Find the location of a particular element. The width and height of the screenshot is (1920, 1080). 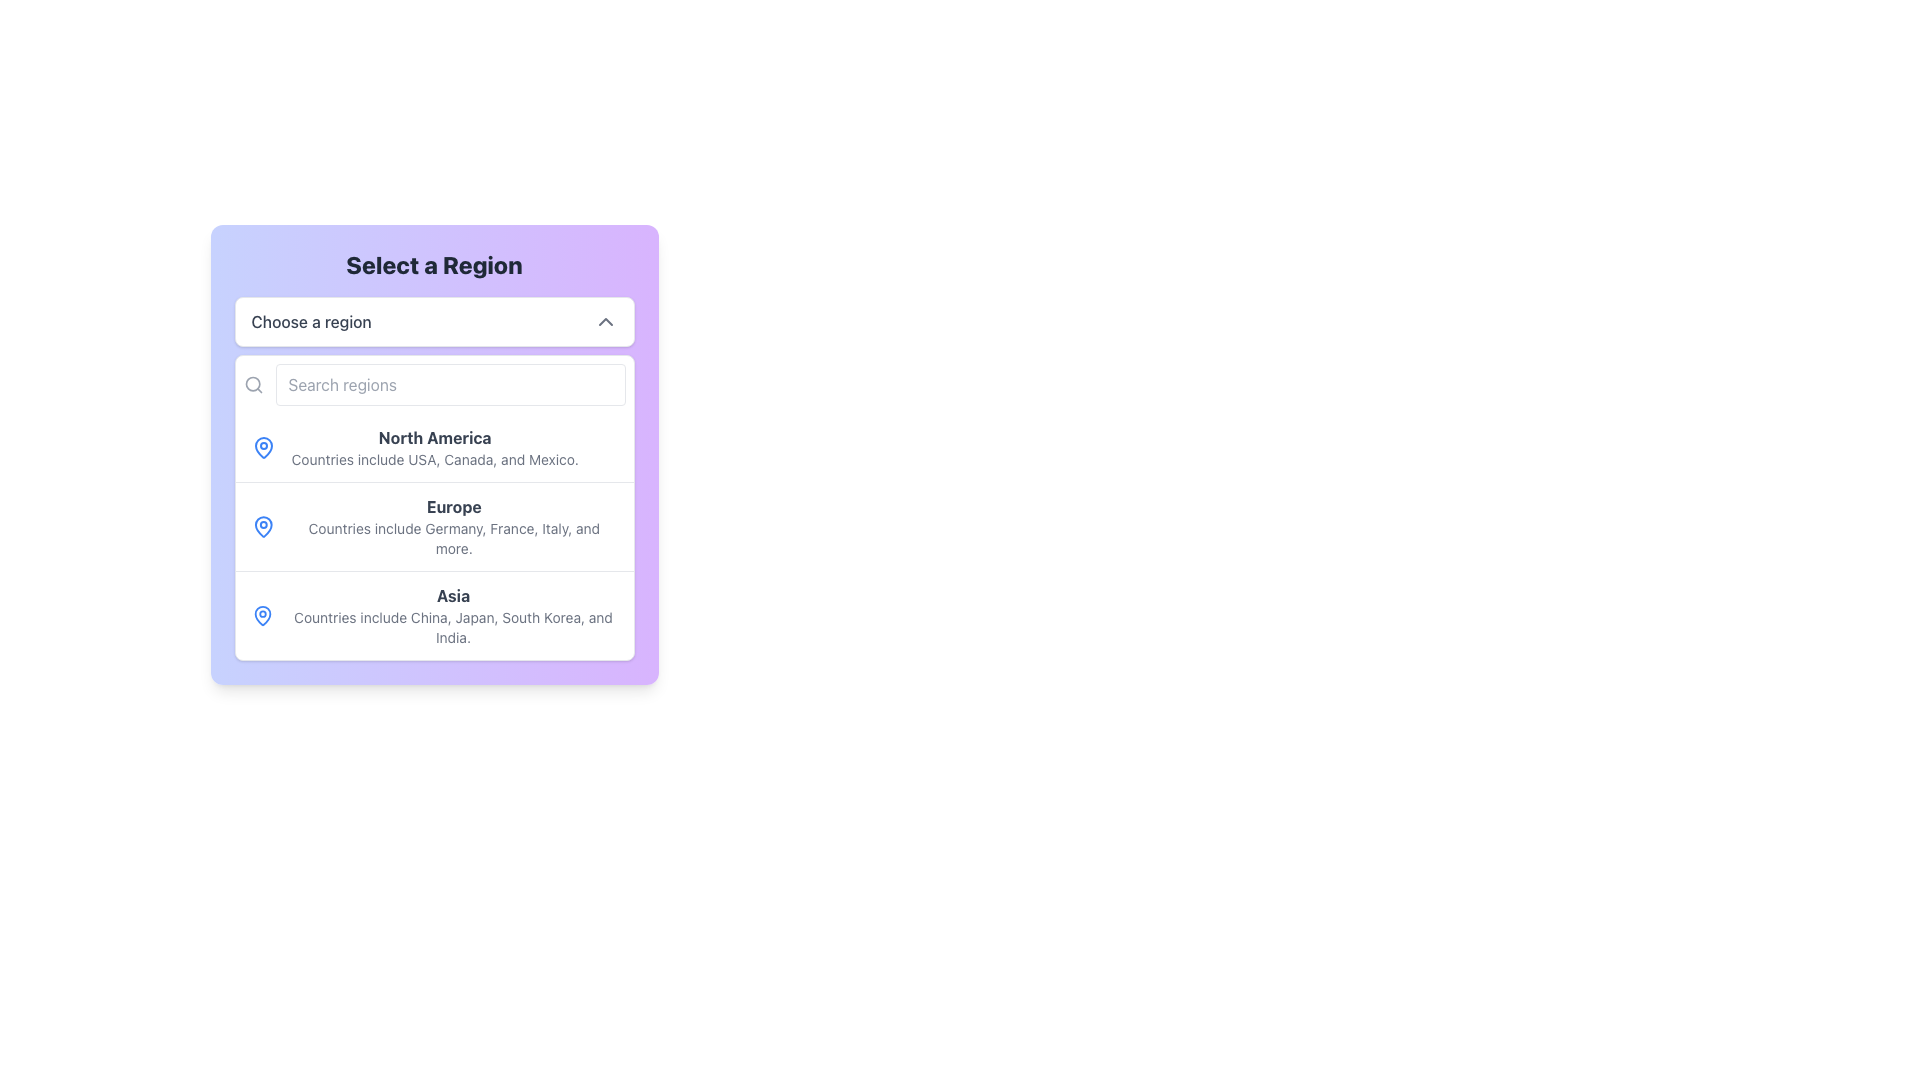

the icon representing the geographic region 'Europe' which enhances the identification of the 'Europe' entry in the list is located at coordinates (262, 526).